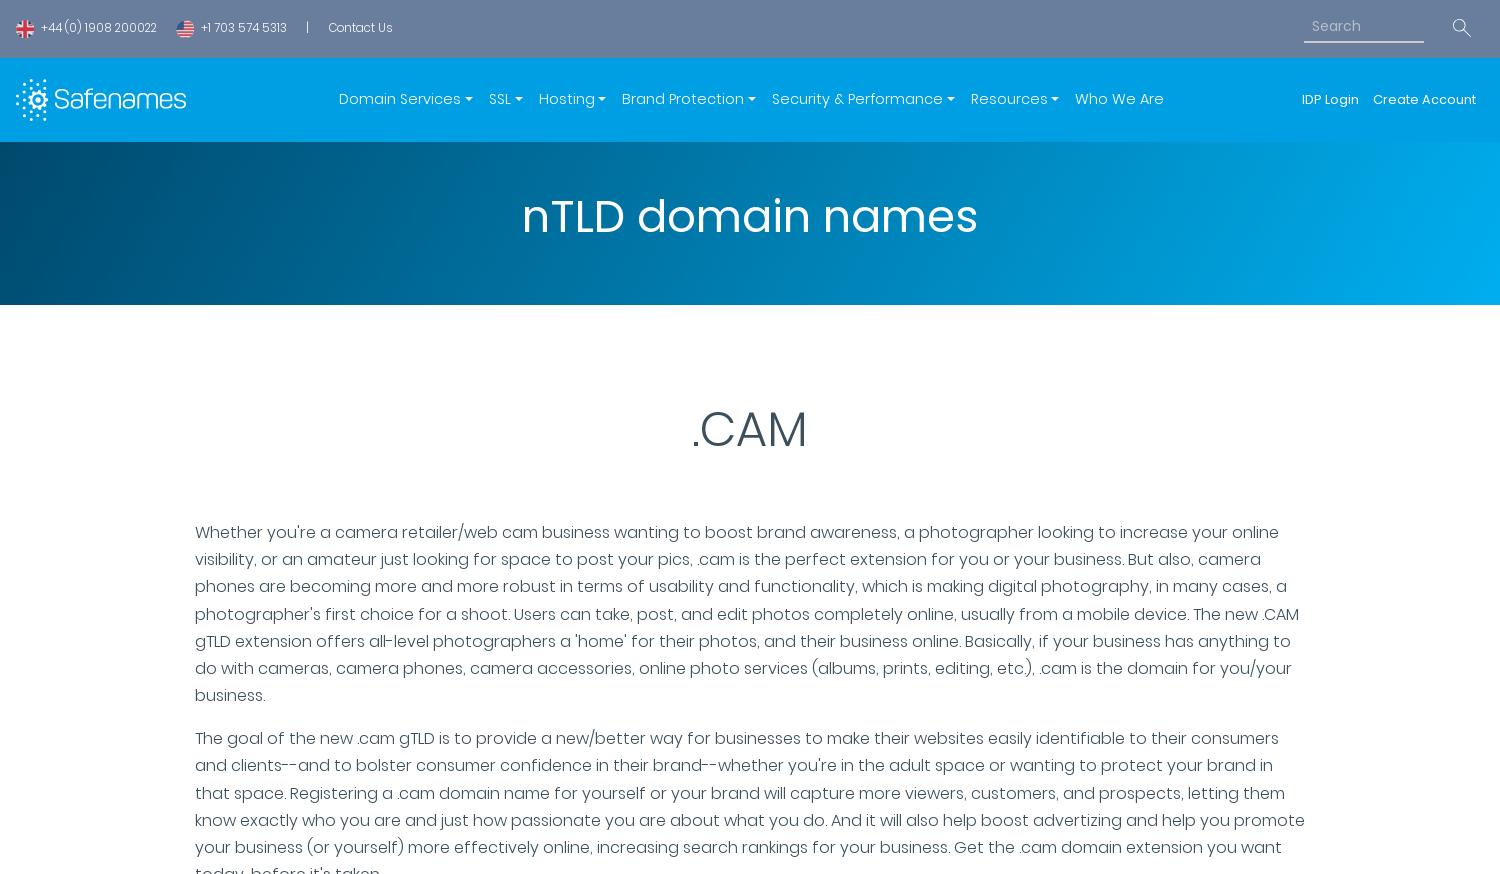 This screenshot has height=874, width=1500. What do you see at coordinates (194, 612) in the screenshot?
I see `'Whether you're a camera retailer/web cam business wanting to boost brand awareness, a photographer looking to increase your online visibility, or an amateur just looking for space to post your pics, .cam is the perfect extension for you
                    or your business. But also, camera phones are becoming more and more robust in terms of usability and functionality, which is making digital photography, in many cases, a photographer's first choice for a shoot. Users can take, post,
                    and edit photos completely online, usually from a mobile device. The new .CAM gTLD extension offers all-level photographers a 'home' for their photos, and their business online. Basically, if your business has anything to do with cameras,
                    camera phones, camera accessories, online photo services (albums, prints, editing, etc.), .cam is the domain for you/your business.'` at bounding box center [194, 612].